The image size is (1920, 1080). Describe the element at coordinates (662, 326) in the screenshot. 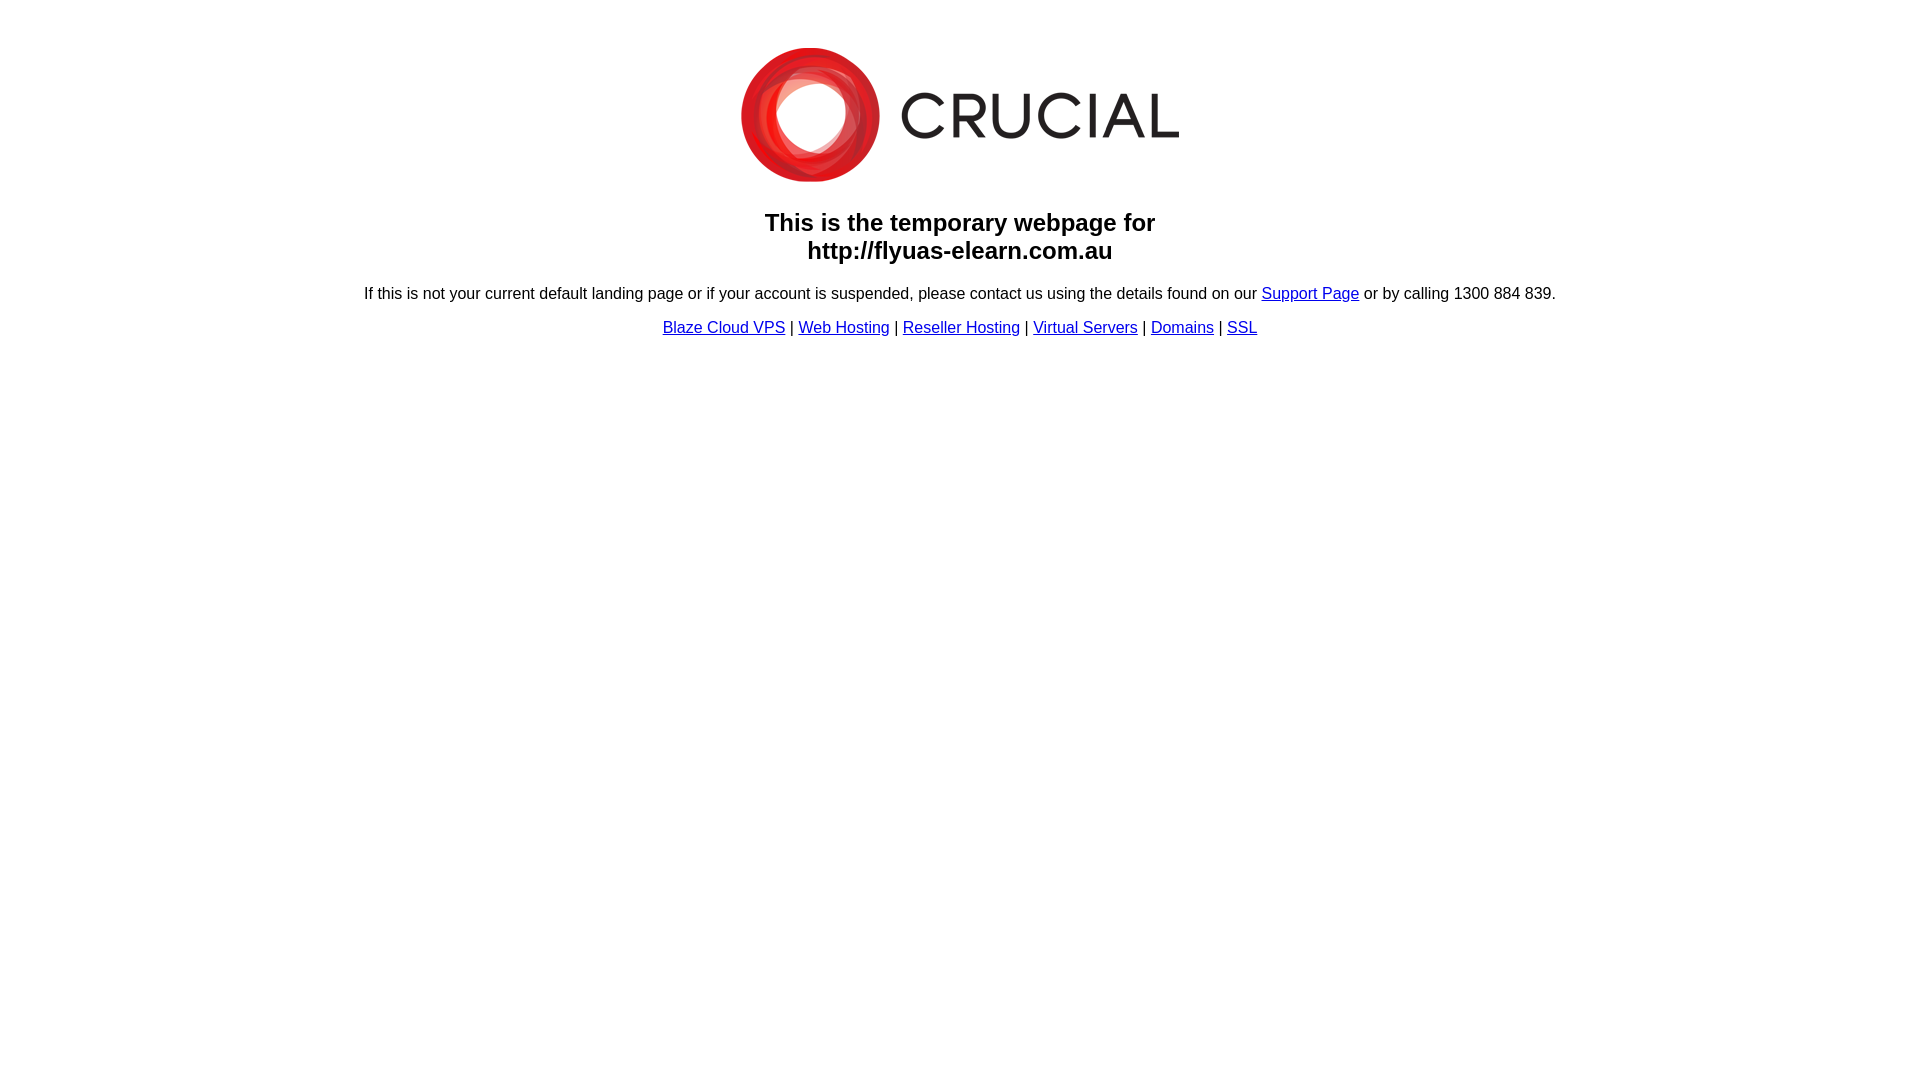

I see `'Blaze Cloud VPS'` at that location.